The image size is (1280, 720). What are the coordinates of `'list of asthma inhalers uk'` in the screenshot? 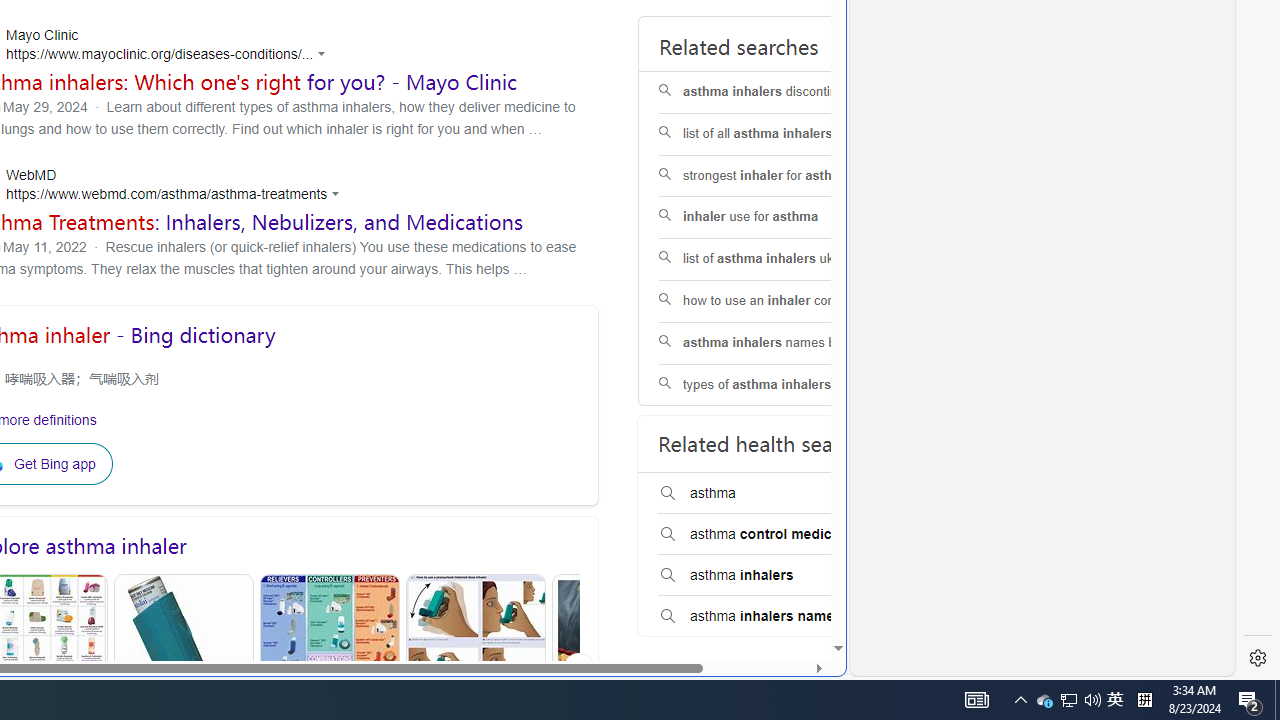 It's located at (784, 258).